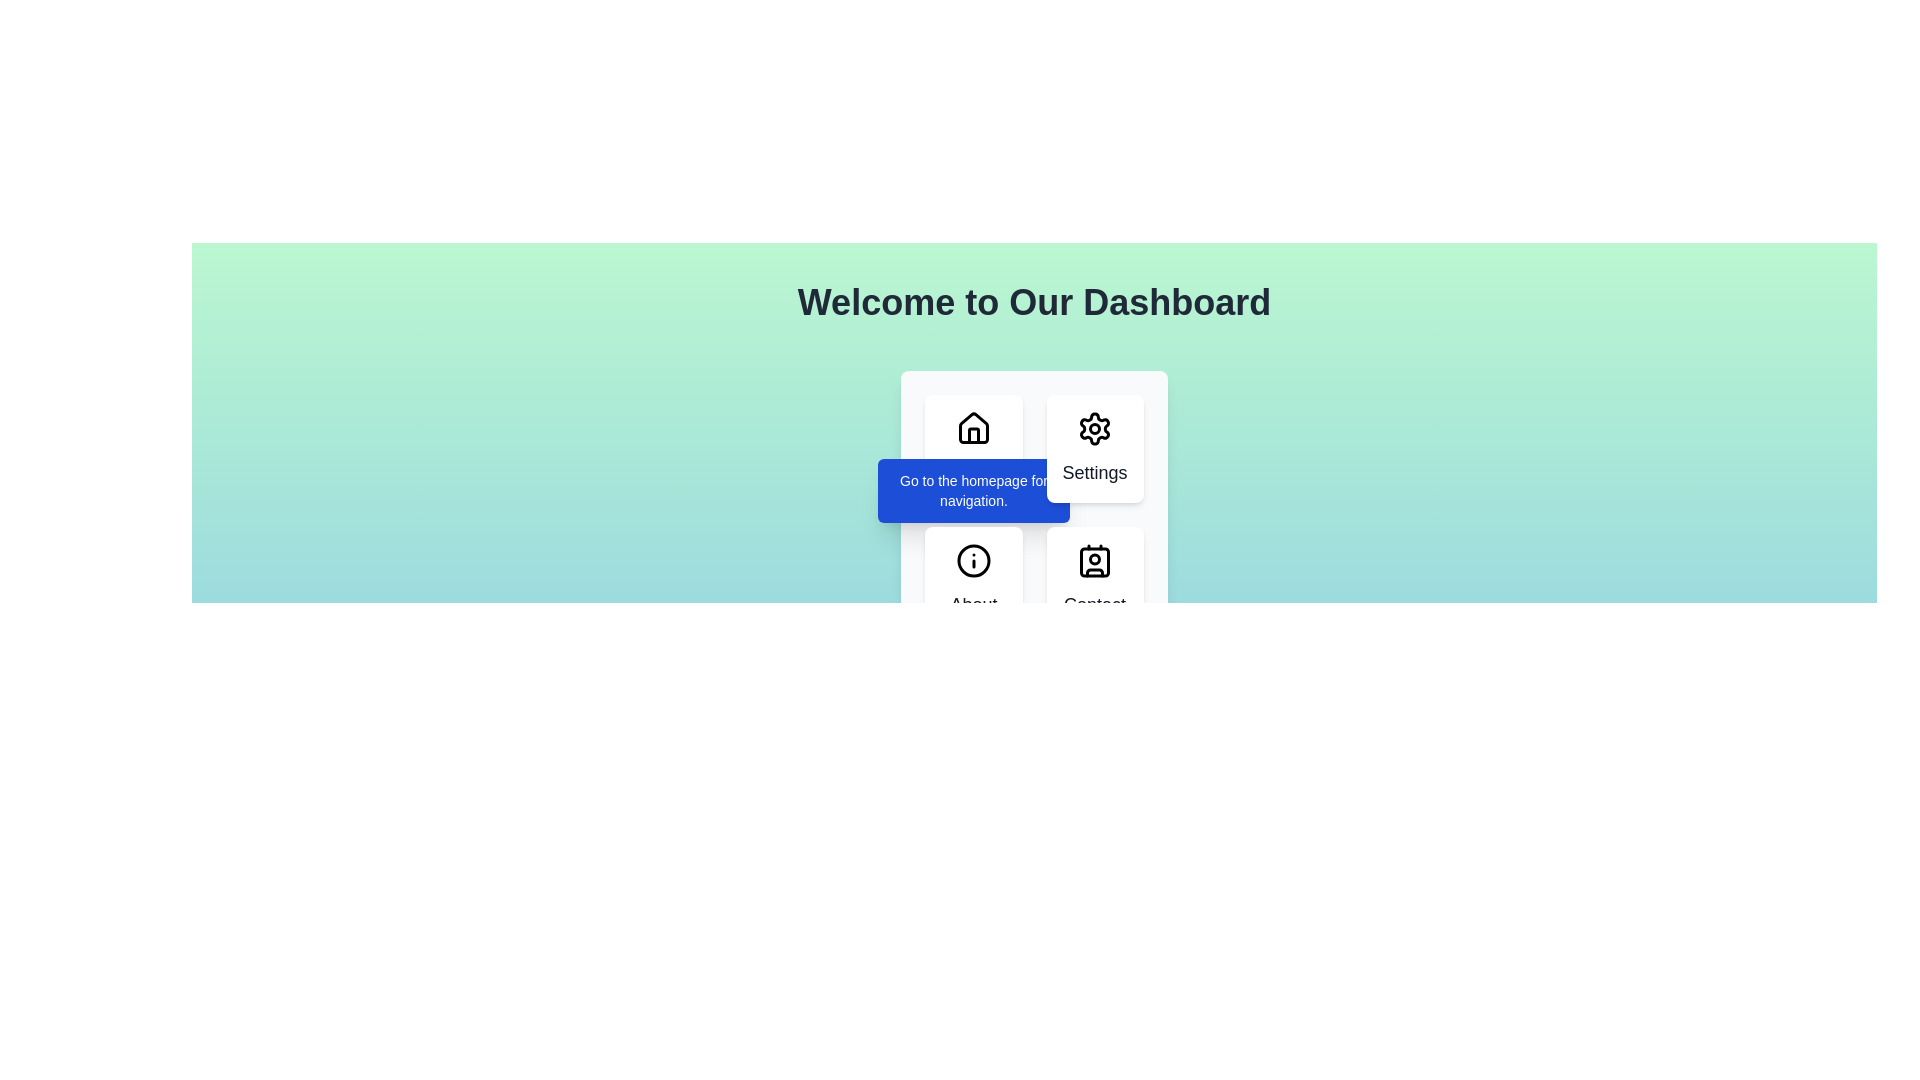 This screenshot has height=1080, width=1920. I want to click on the clickable card or link element that serves as a navigational interface, located at the top left corner of the grid, to redirect to the homepage or primary dashboard, so click(974, 447).